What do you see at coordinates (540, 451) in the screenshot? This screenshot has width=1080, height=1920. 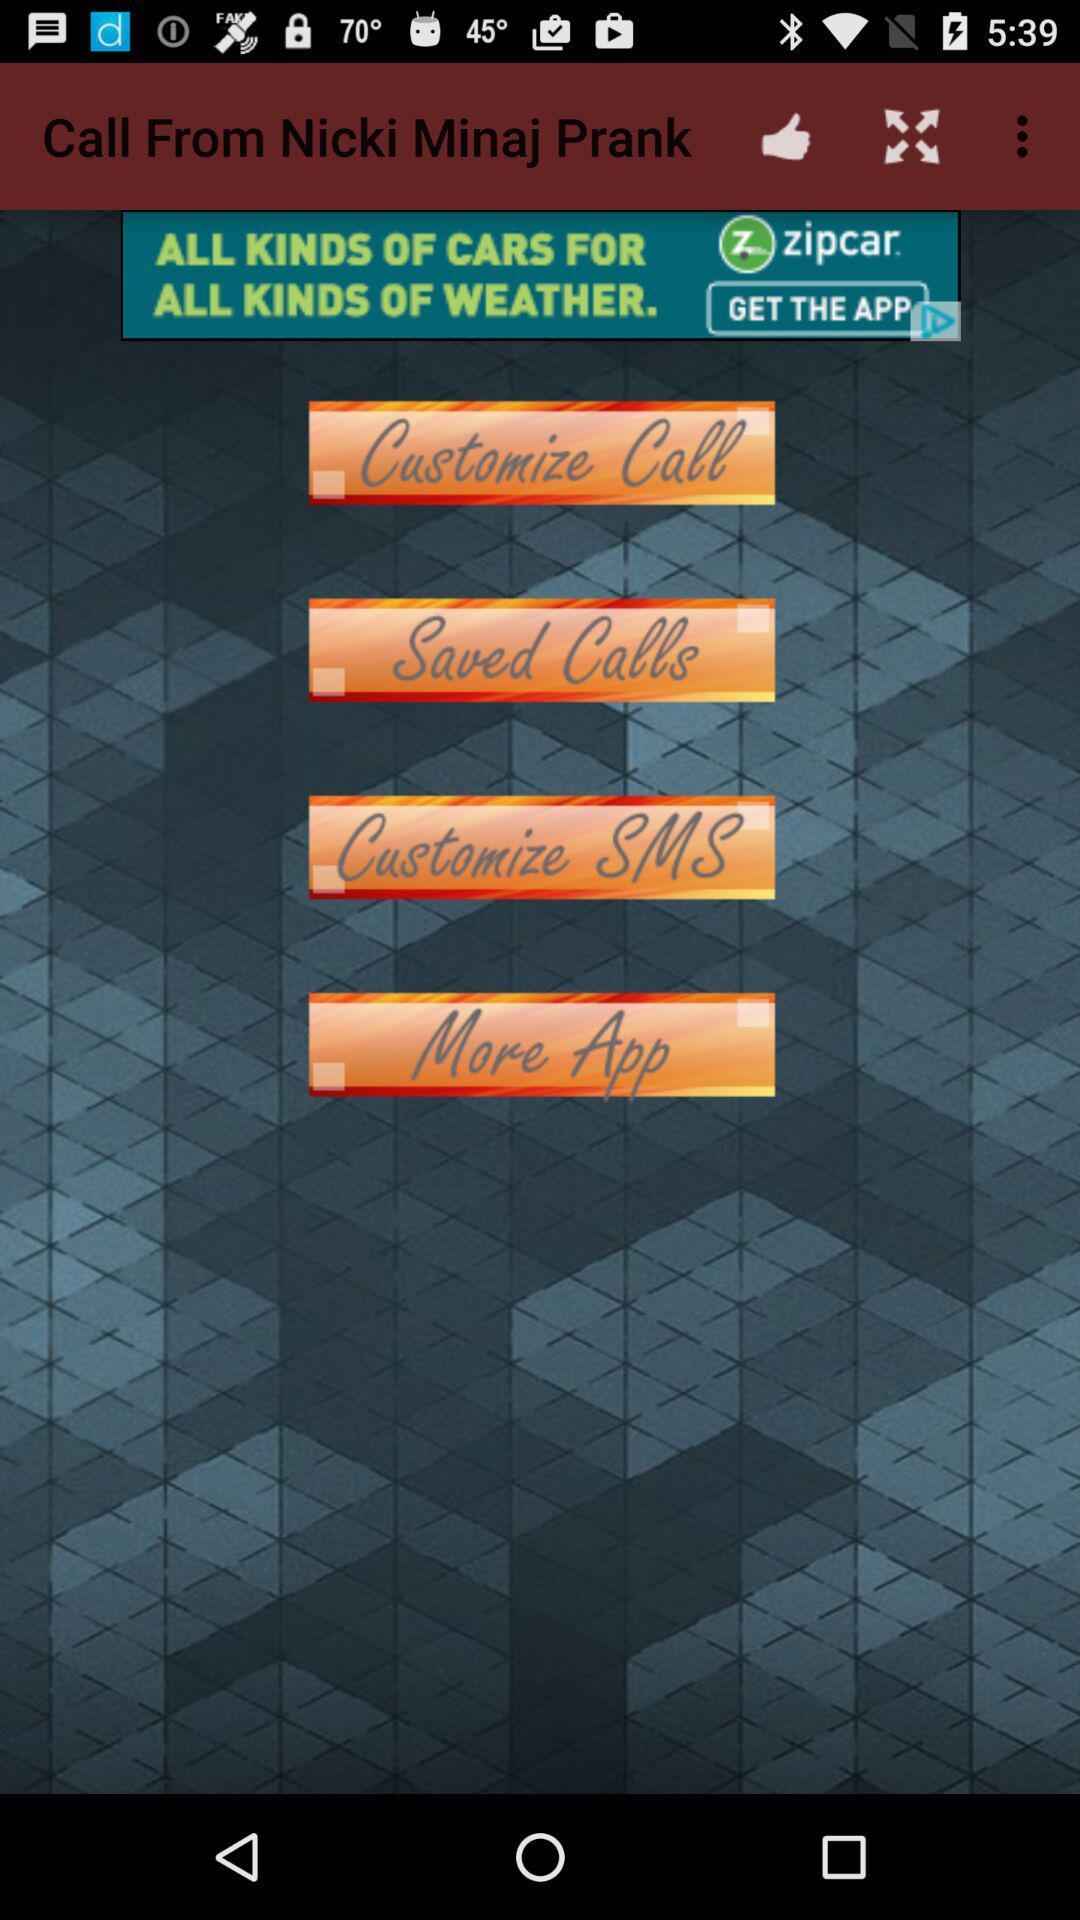 I see `customize call option` at bounding box center [540, 451].